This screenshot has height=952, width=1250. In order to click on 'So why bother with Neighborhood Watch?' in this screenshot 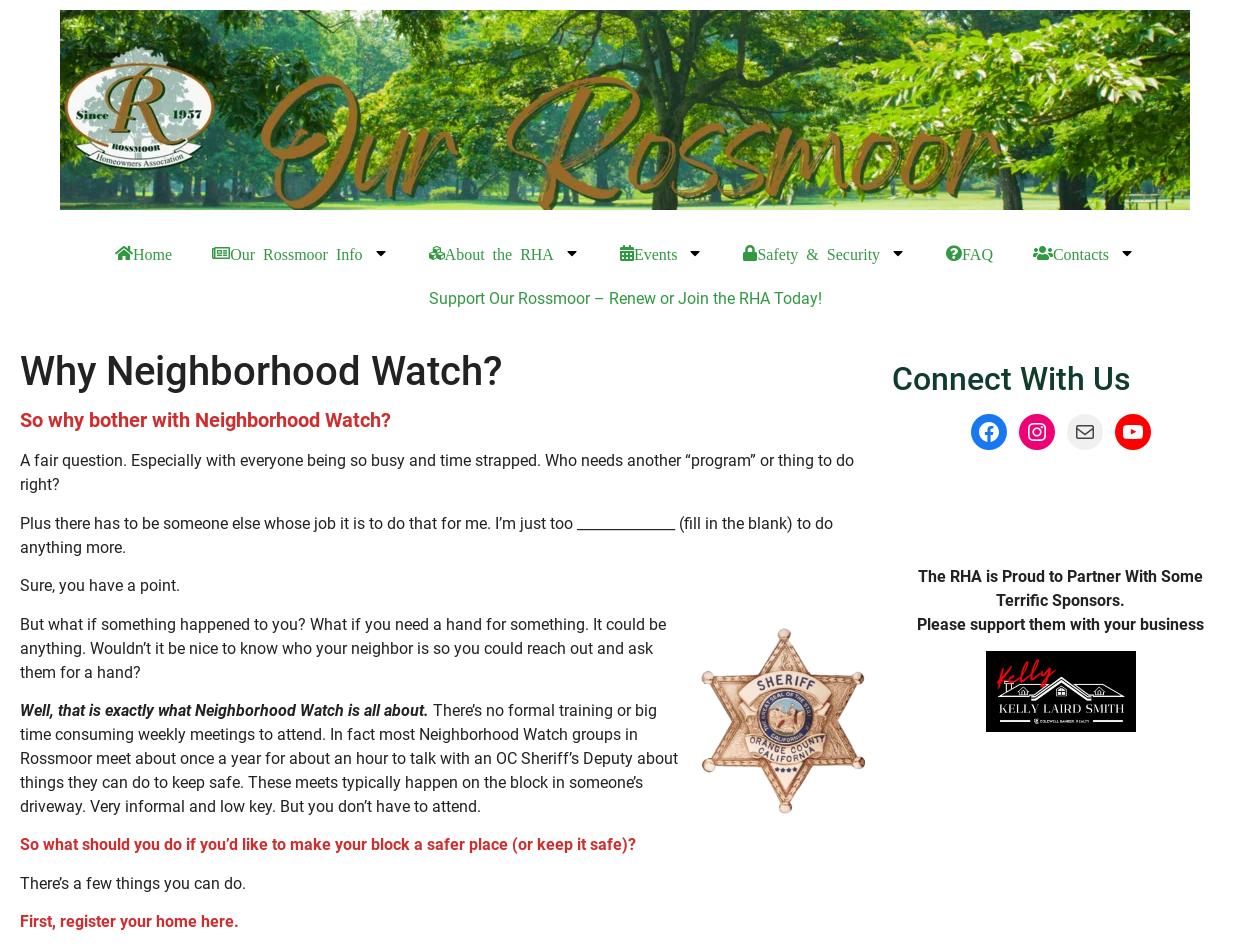, I will do `click(204, 420)`.